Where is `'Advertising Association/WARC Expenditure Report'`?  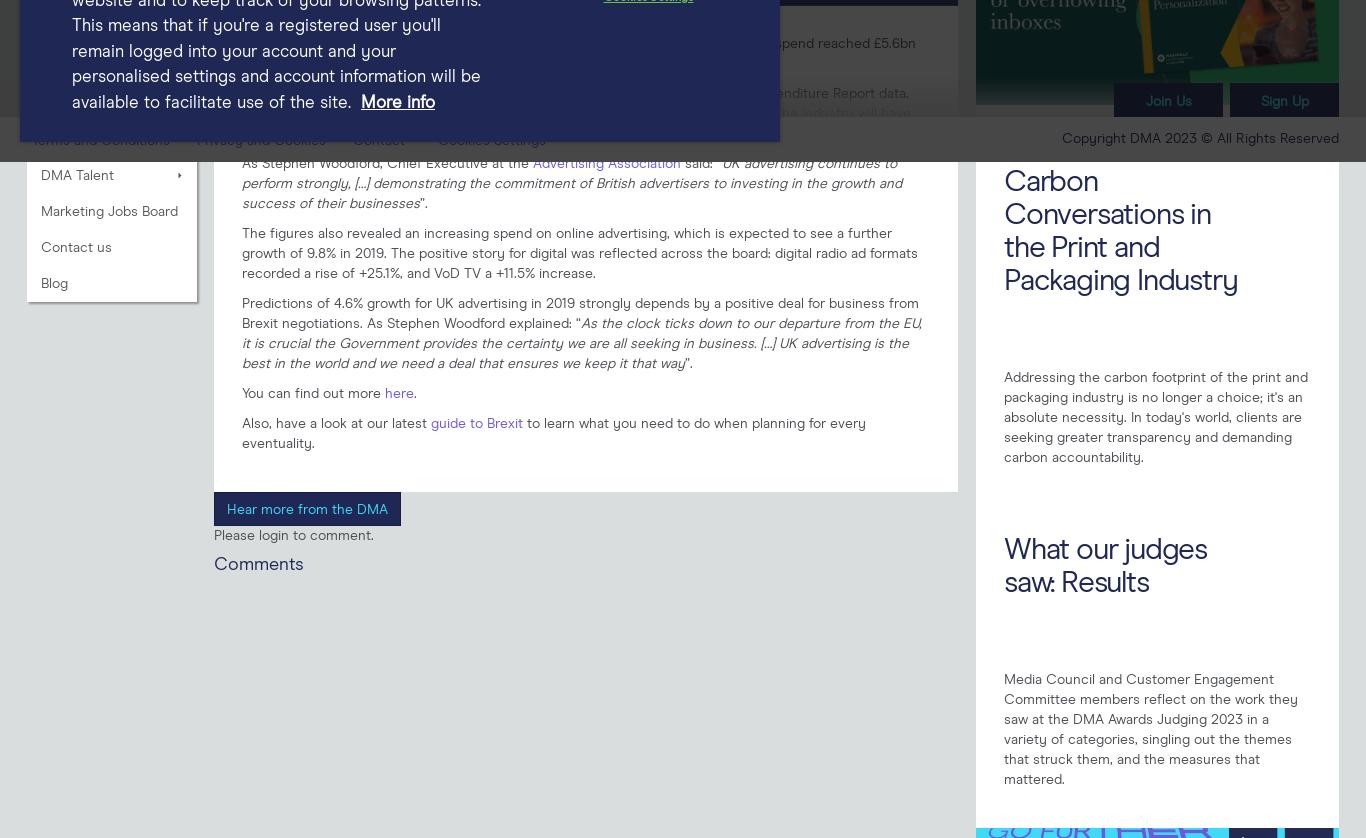
'Advertising Association/WARC Expenditure Report' is located at coordinates (468, 43).